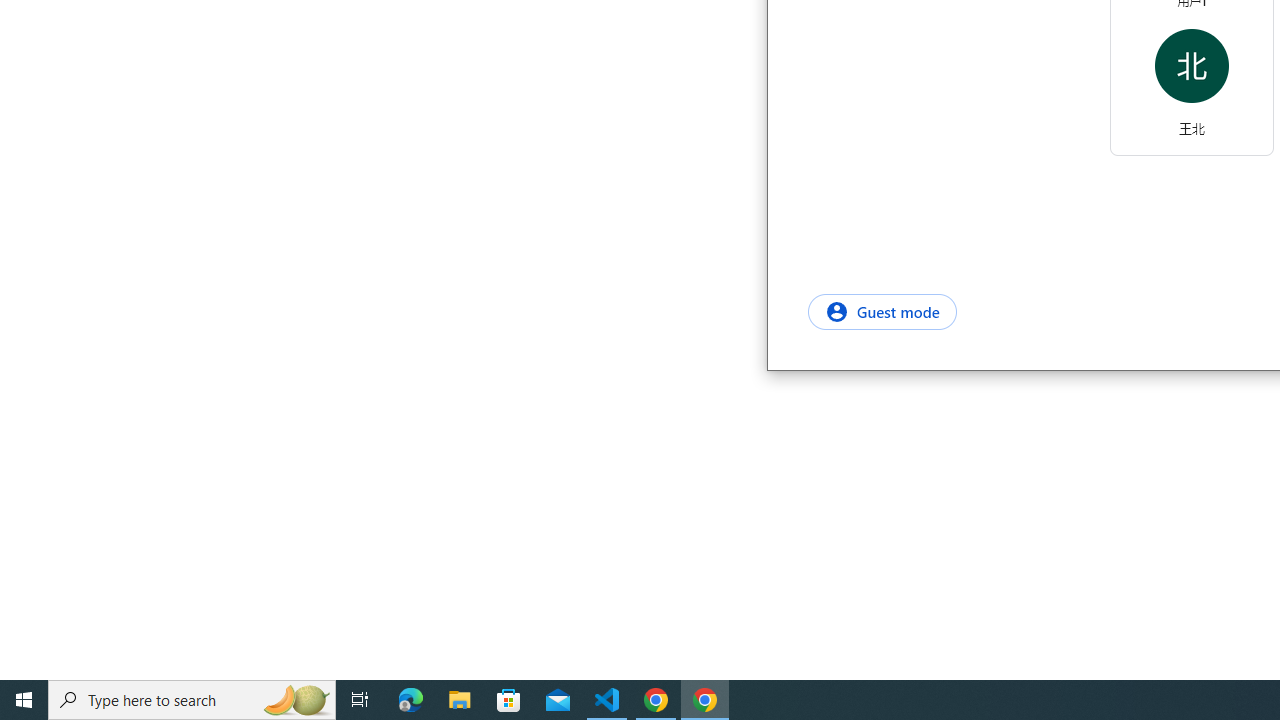  What do you see at coordinates (294, 698) in the screenshot?
I see `'Search highlights icon opens search home window'` at bounding box center [294, 698].